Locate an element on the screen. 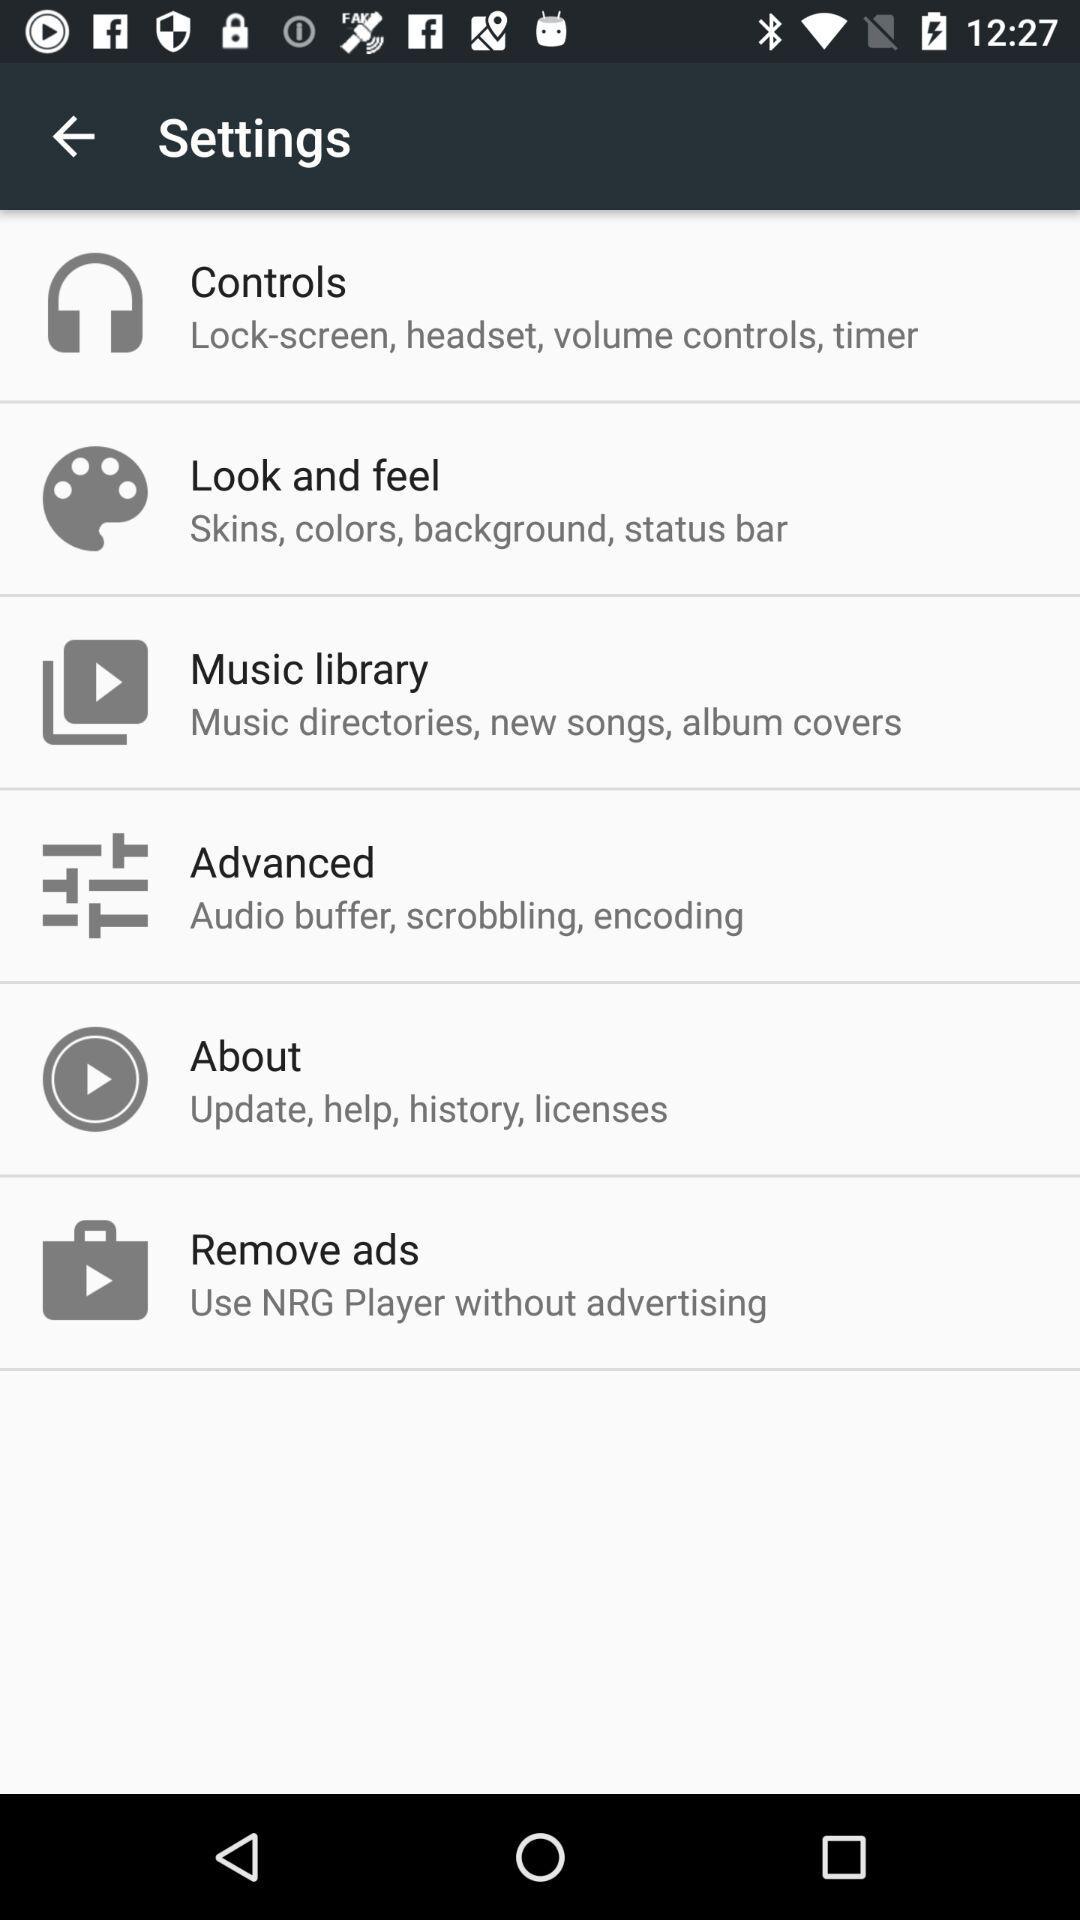 The width and height of the screenshot is (1080, 1920). item below the skins colors background item is located at coordinates (309, 667).